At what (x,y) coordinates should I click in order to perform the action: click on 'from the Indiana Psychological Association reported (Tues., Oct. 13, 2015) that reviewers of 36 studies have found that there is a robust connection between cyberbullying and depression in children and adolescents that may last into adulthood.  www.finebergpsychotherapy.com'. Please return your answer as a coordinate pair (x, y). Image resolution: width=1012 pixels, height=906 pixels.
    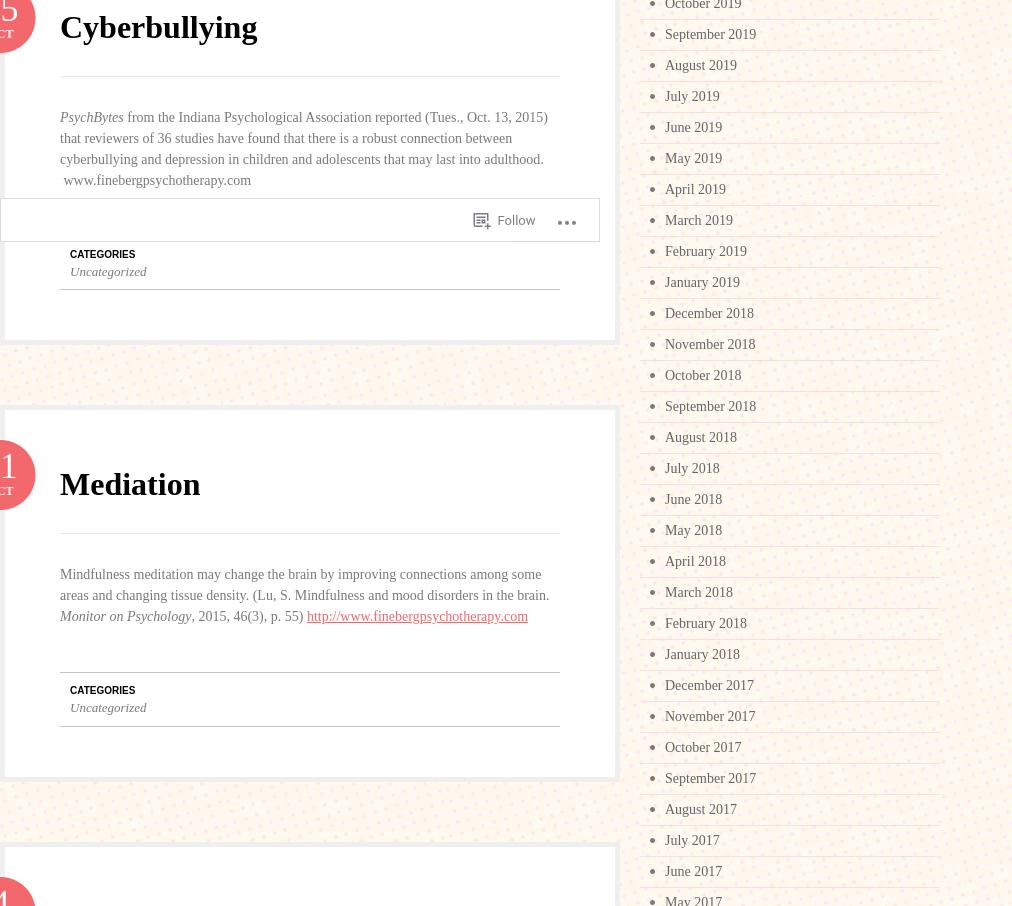
    Looking at the image, I should click on (302, 148).